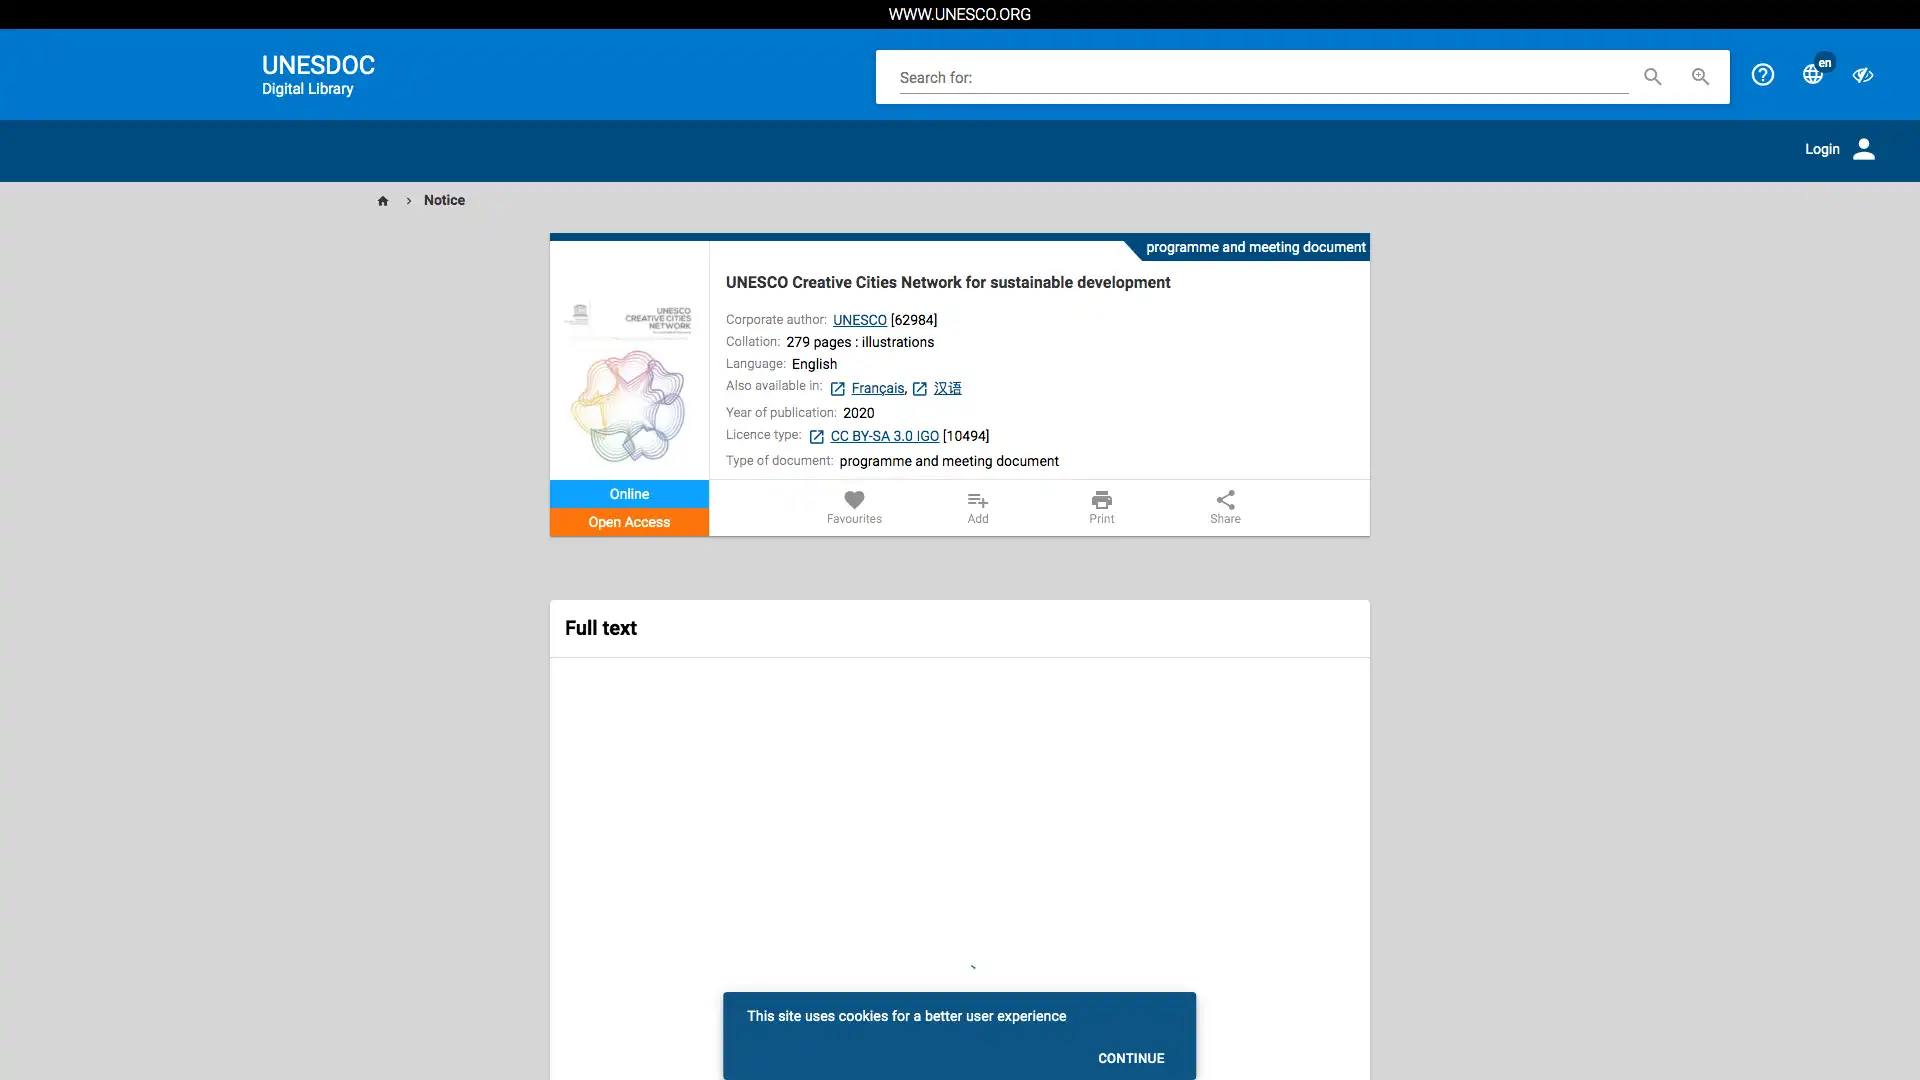 The image size is (1920, 1080). What do you see at coordinates (1131, 1057) in the screenshot?
I see `CONTINUE` at bounding box center [1131, 1057].